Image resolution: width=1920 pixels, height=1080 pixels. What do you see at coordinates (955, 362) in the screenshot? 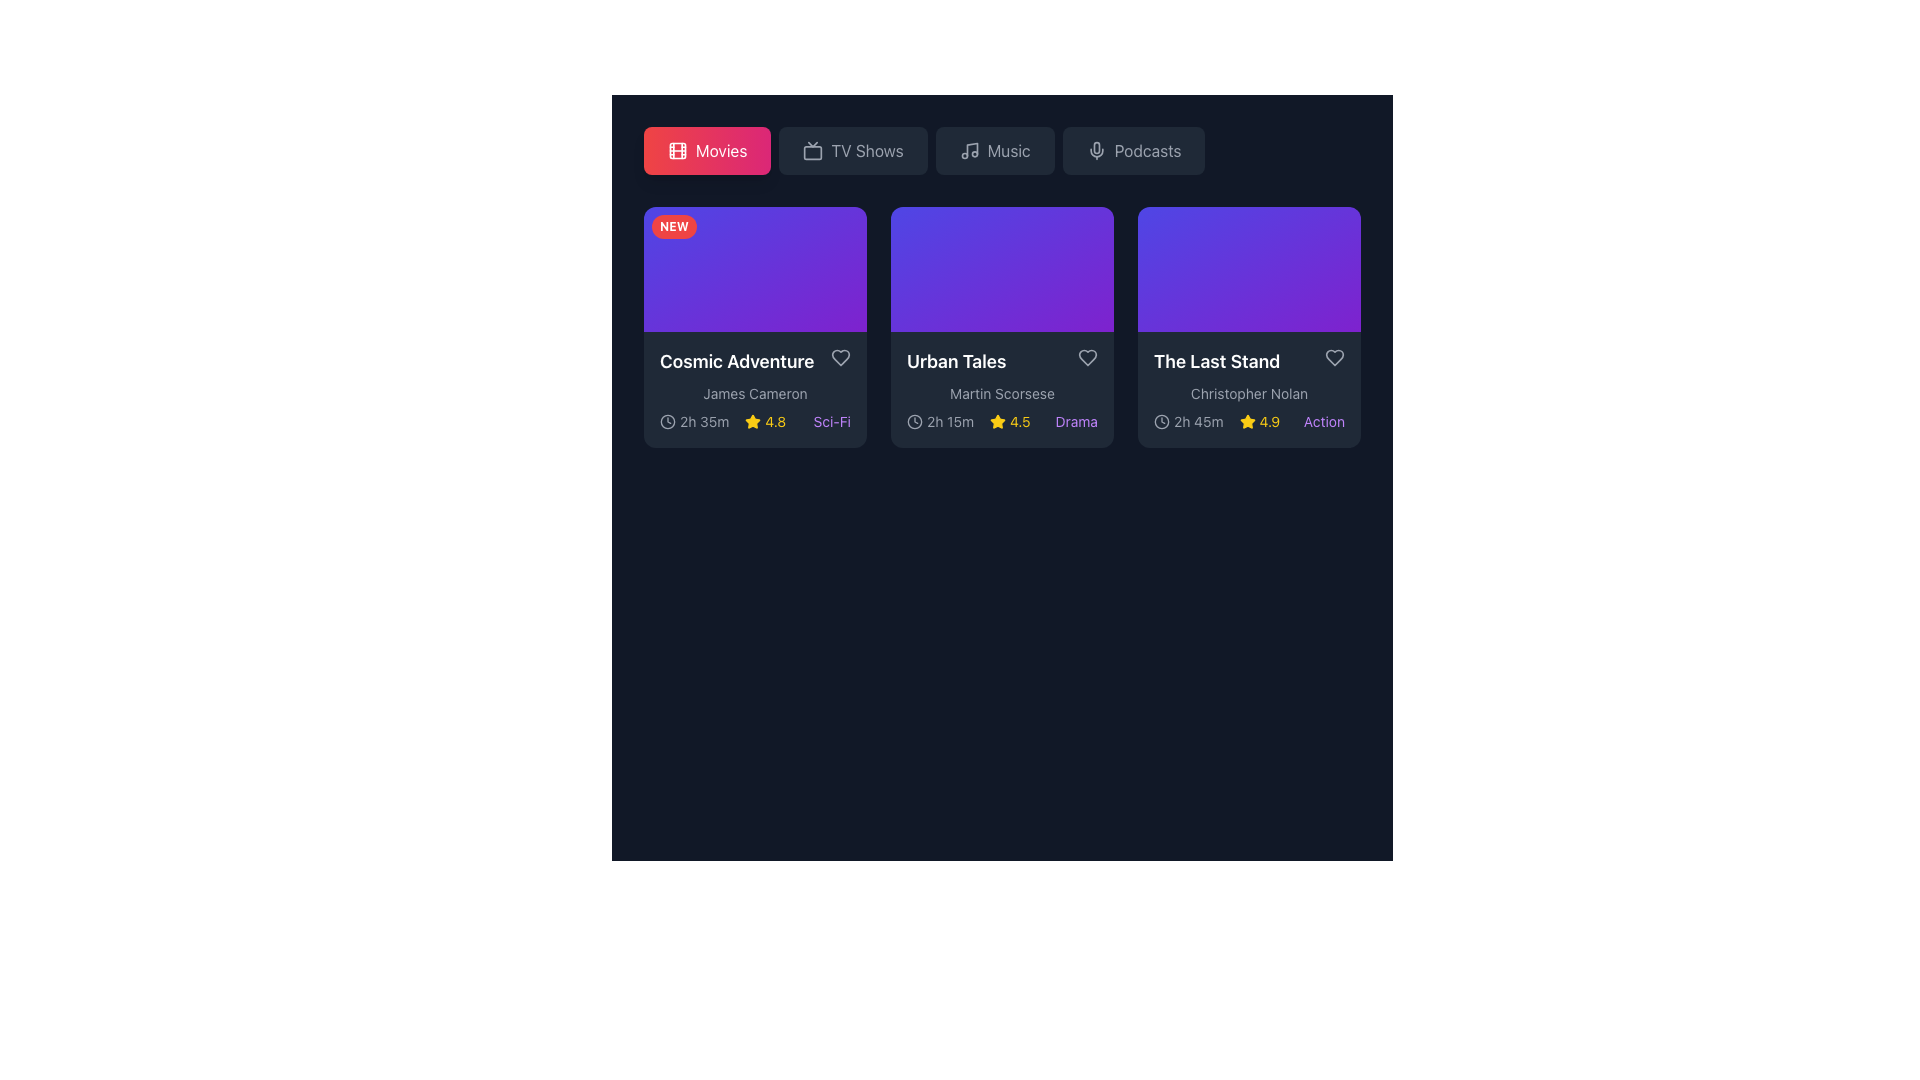
I see `the text label element titled 'Urban Tales' to potentially reveal additional details` at bounding box center [955, 362].